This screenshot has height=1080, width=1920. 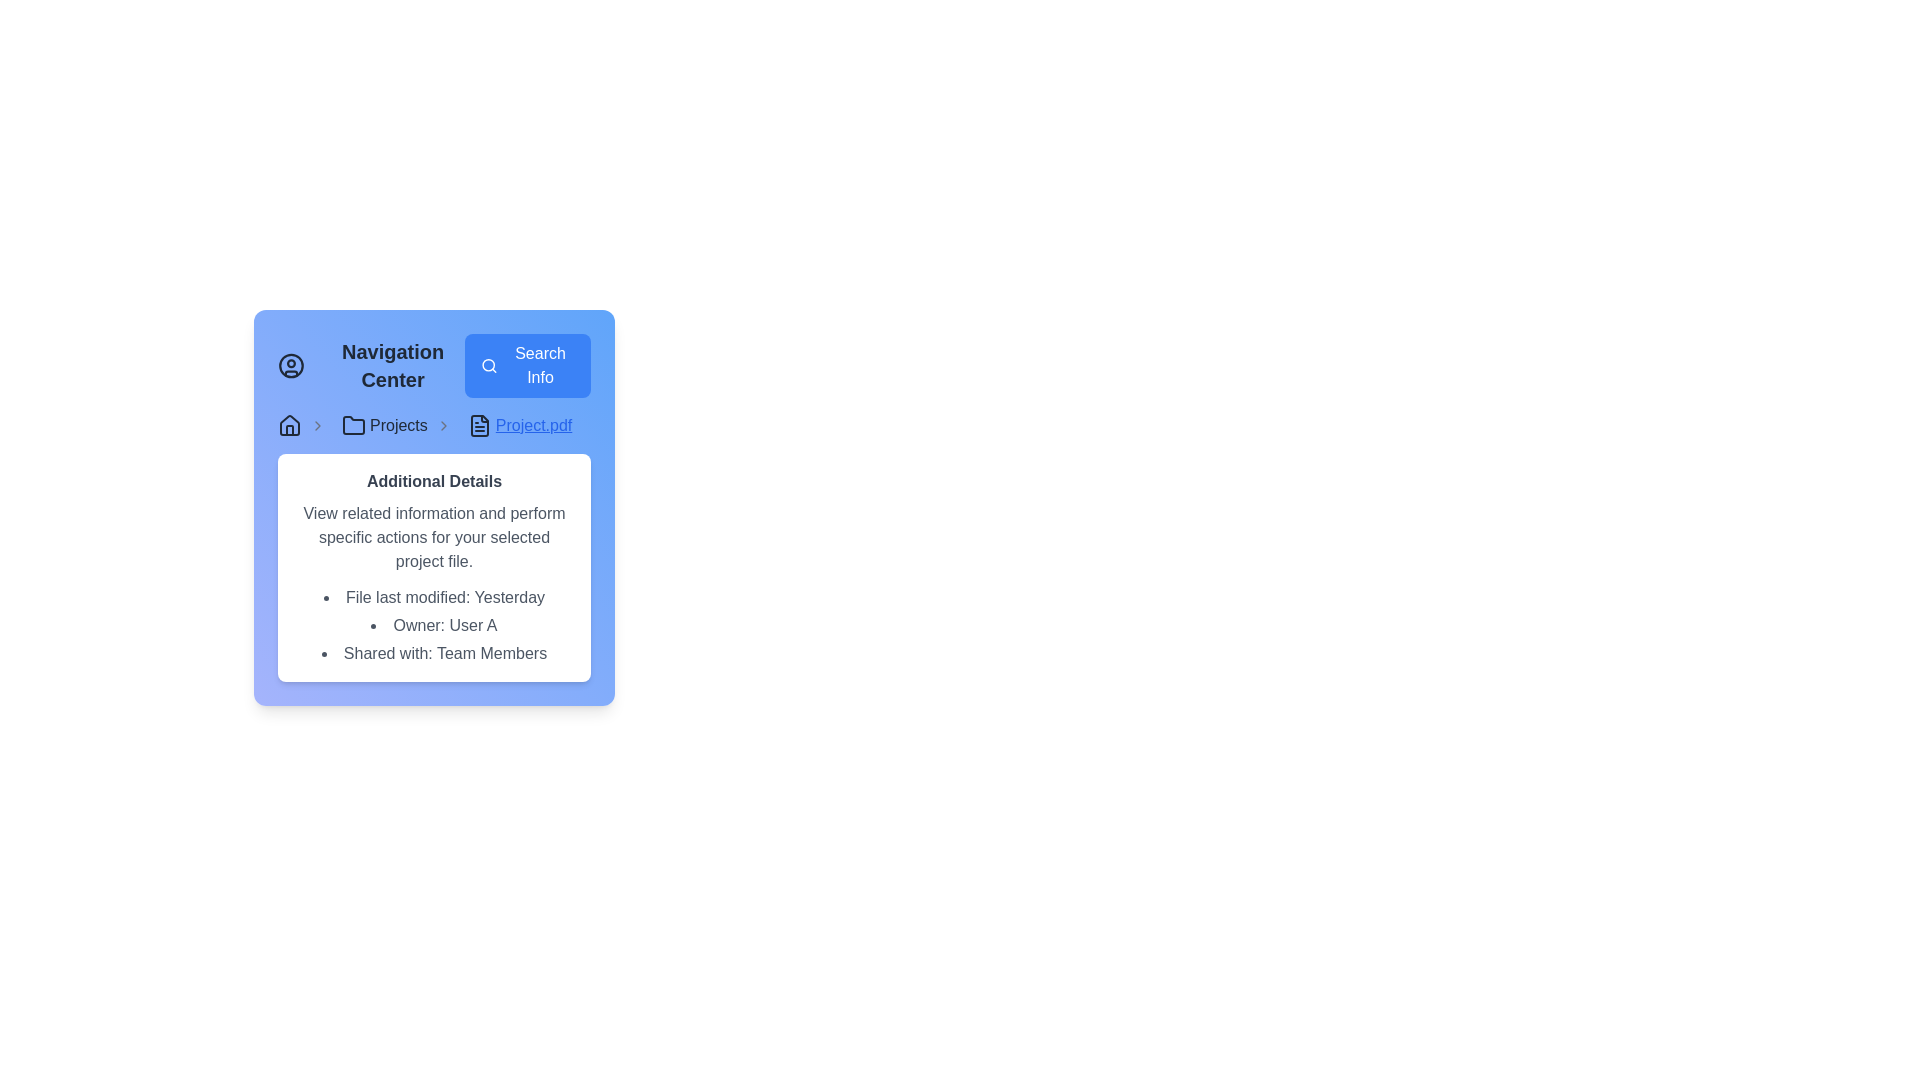 I want to click on the text-based hyperlink labeled 'Project.pdf', so click(x=533, y=424).